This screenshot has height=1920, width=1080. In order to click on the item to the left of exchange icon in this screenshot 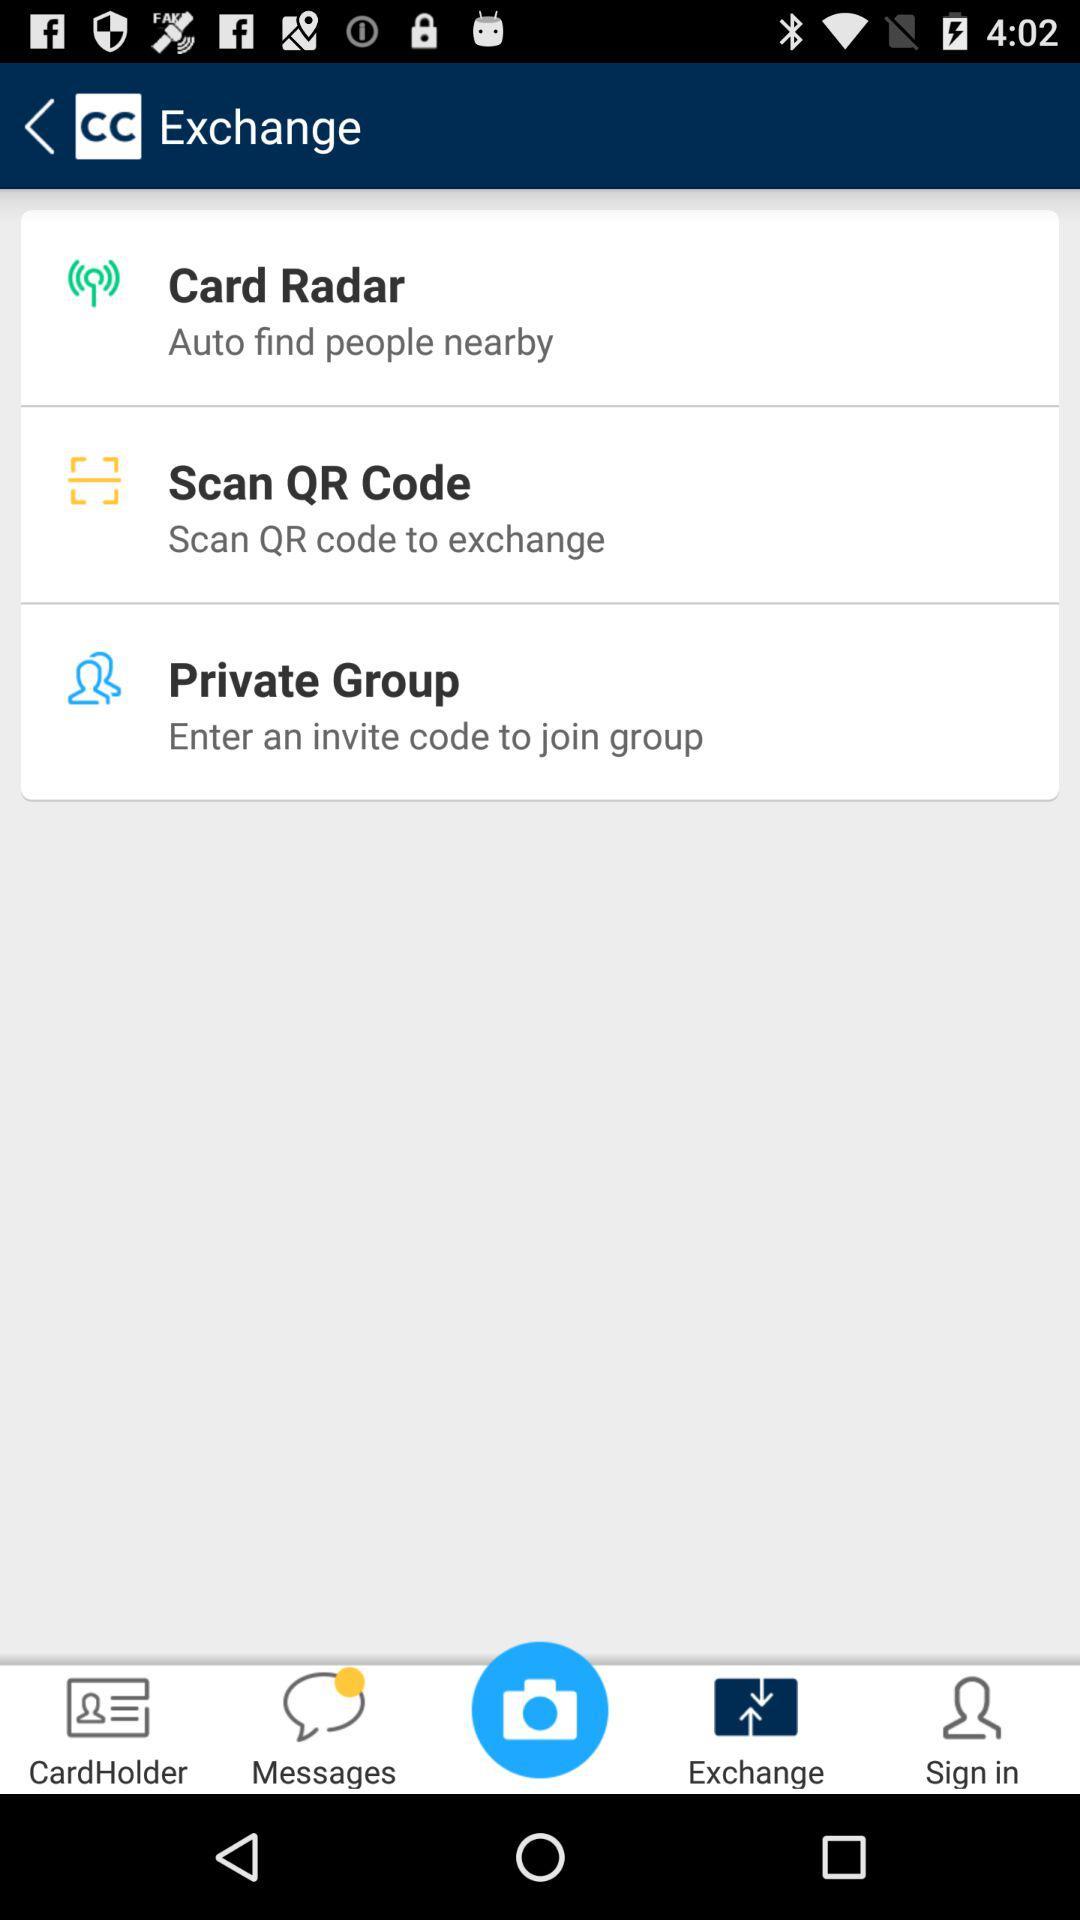, I will do `click(540, 1708)`.